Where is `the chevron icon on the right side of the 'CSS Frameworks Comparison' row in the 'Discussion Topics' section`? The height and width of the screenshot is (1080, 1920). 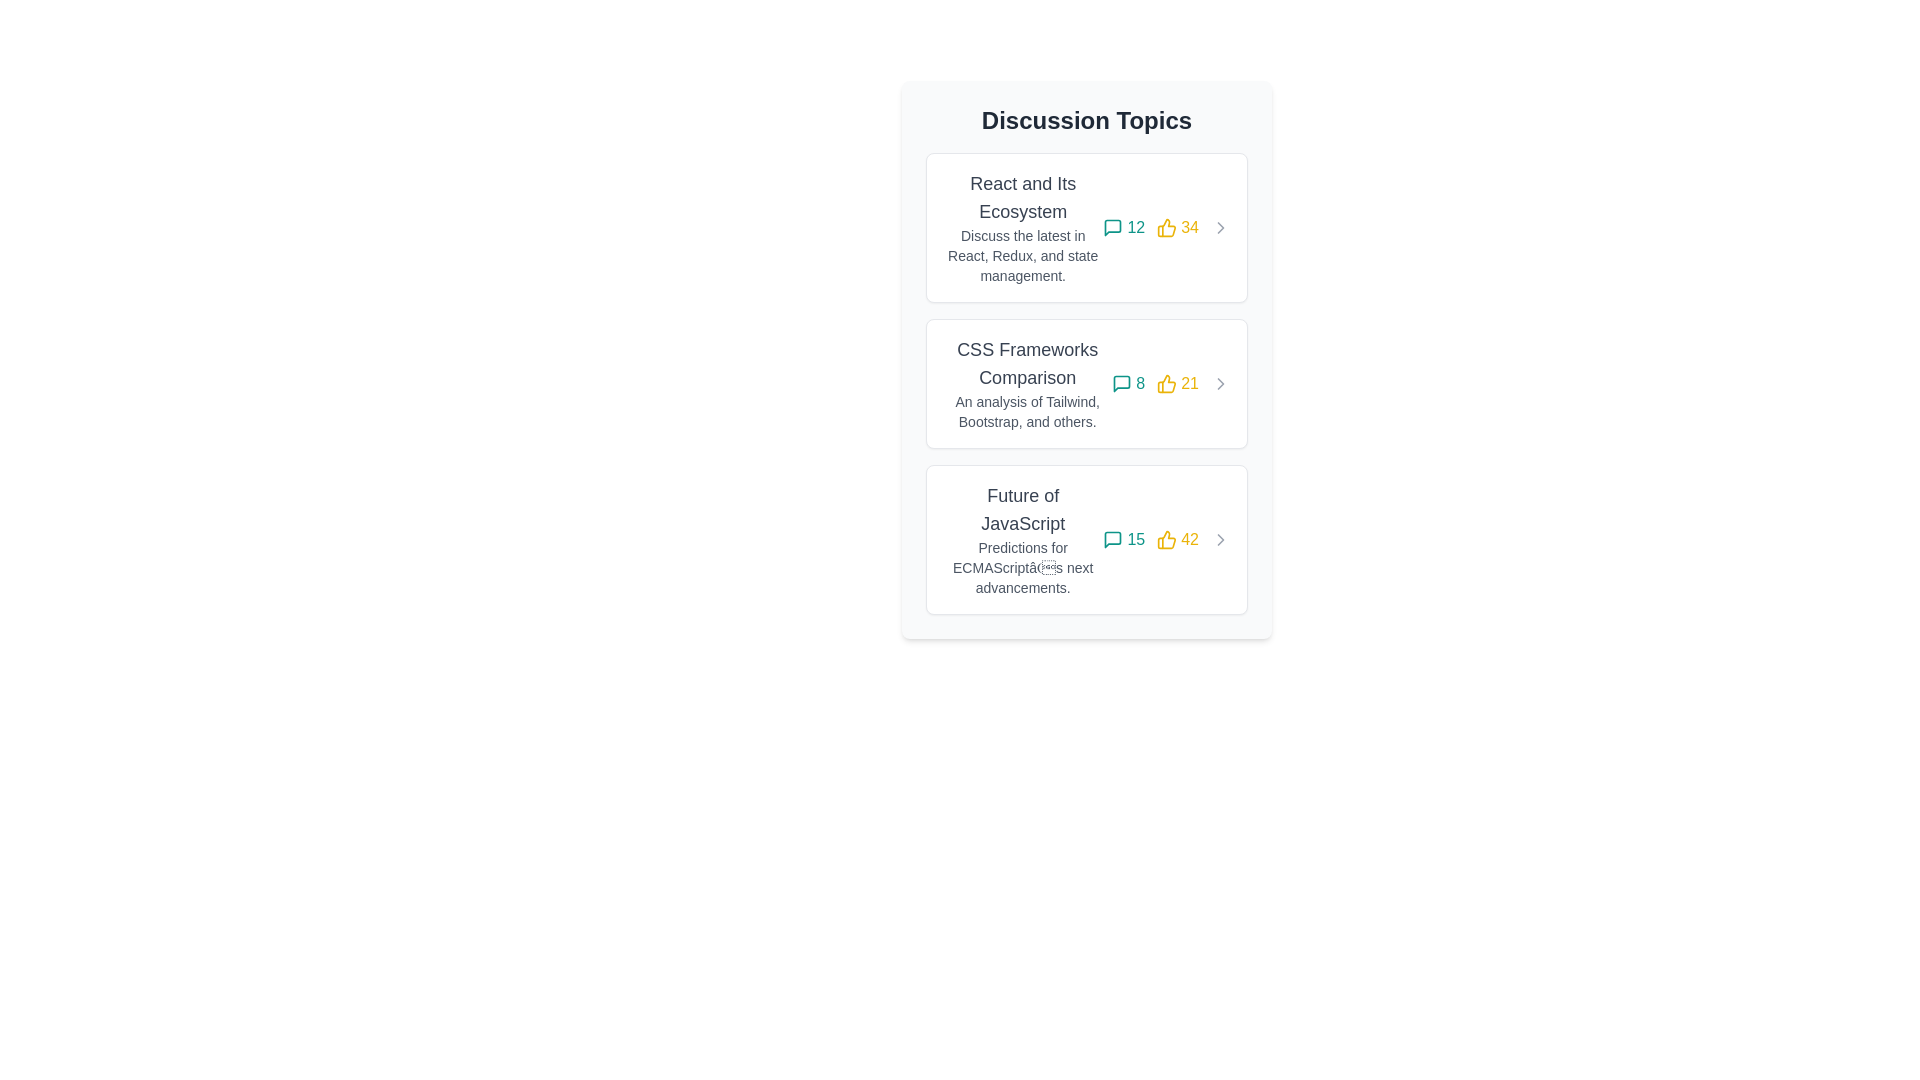
the chevron icon on the right side of the 'CSS Frameworks Comparison' row in the 'Discussion Topics' section is located at coordinates (1219, 384).